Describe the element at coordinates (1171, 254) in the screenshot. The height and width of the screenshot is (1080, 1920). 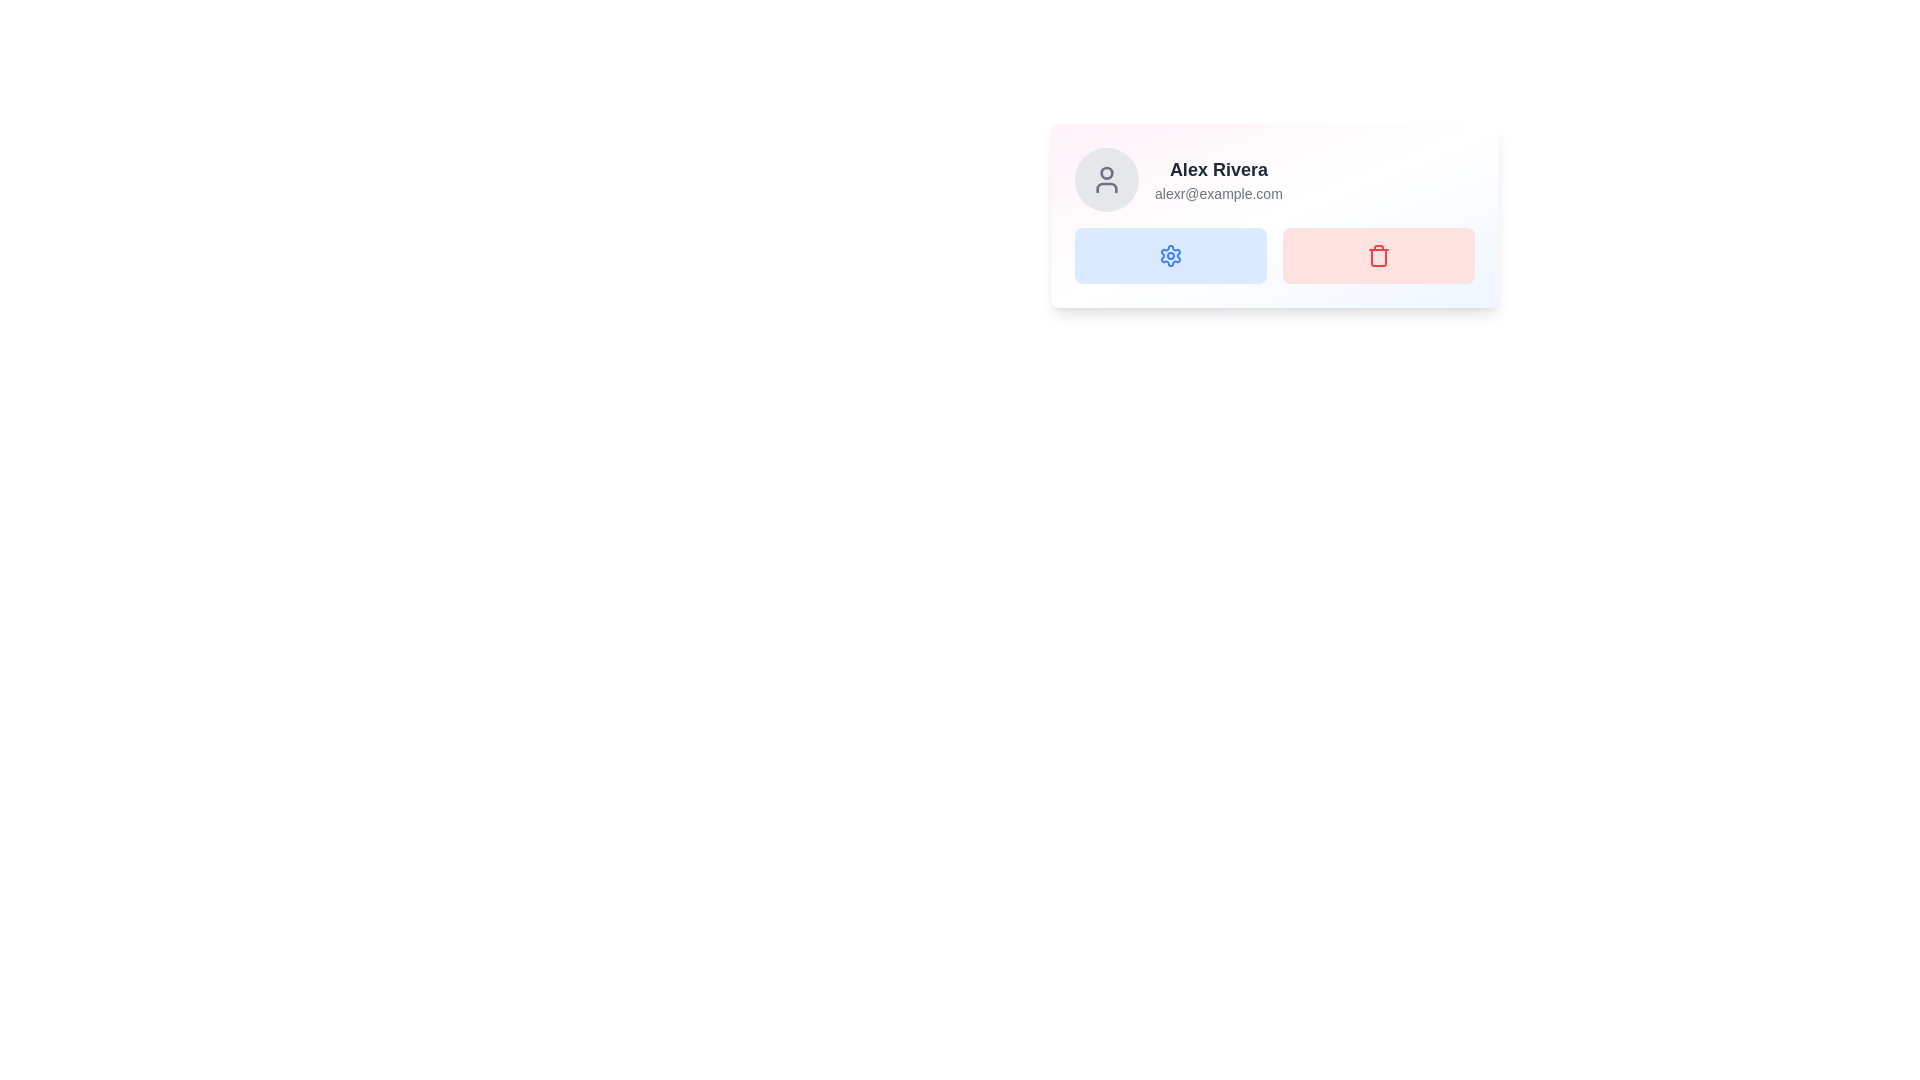
I see `the settings button located in the grid layout, directly to the left of the red trash can button, below the card header displaying 'Alex Rivera'` at that location.